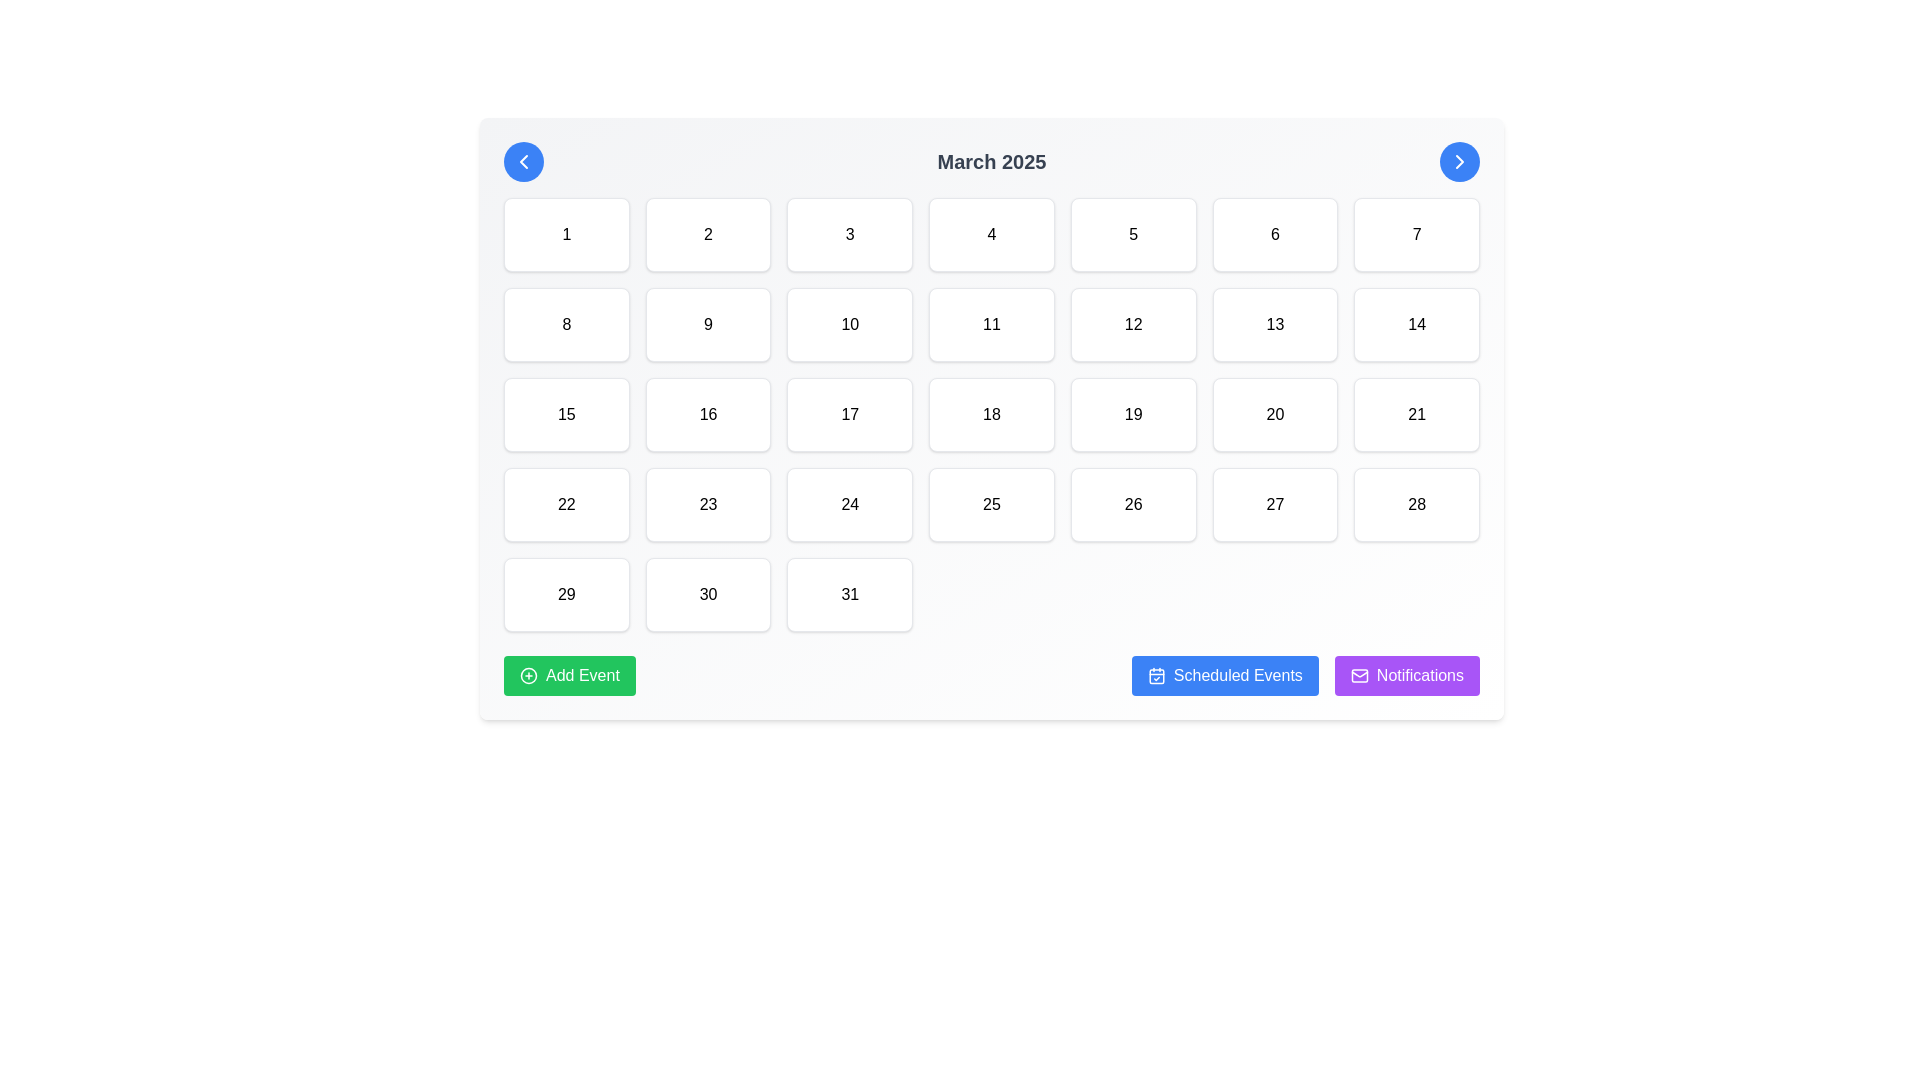  What do you see at coordinates (708, 234) in the screenshot?
I see `the second item in the first row of the calendar grid, which visually represents the date '2'` at bounding box center [708, 234].